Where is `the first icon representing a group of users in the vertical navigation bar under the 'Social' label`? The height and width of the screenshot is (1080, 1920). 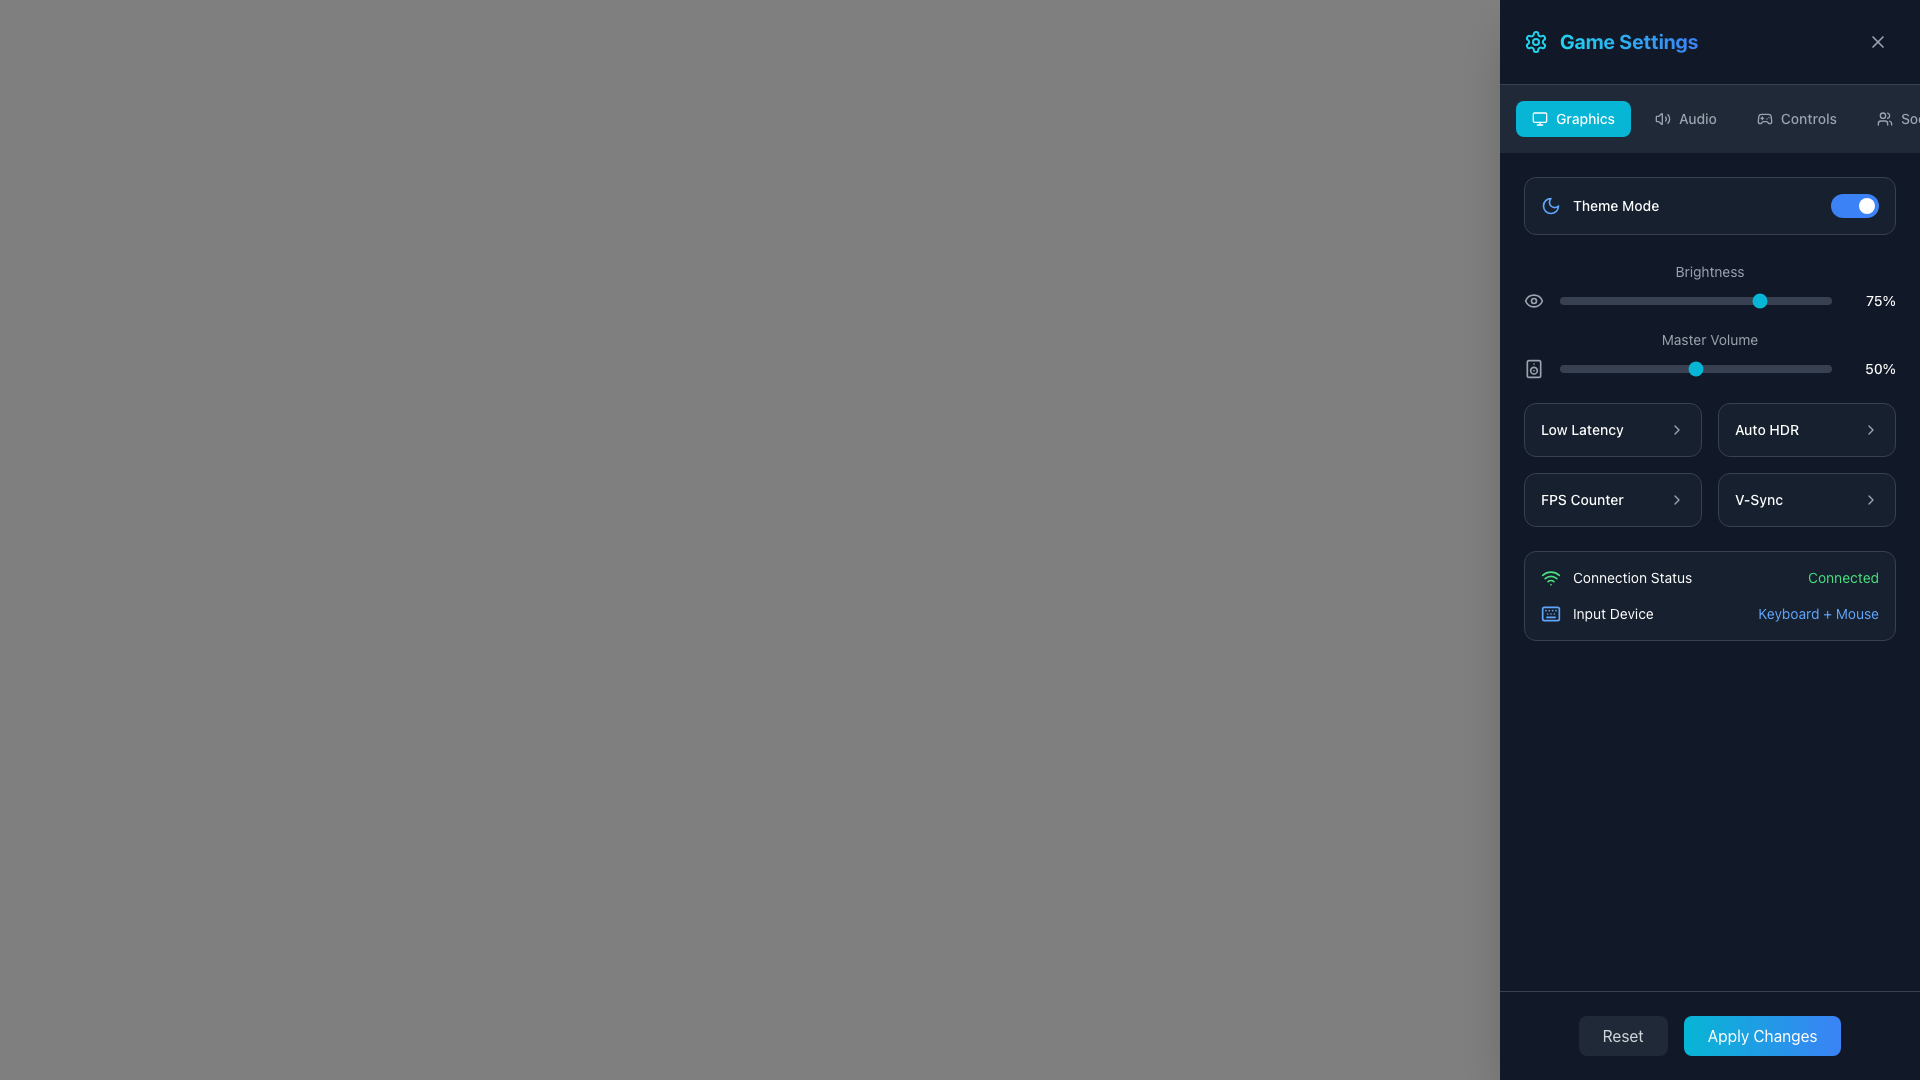
the first icon representing a group of users in the vertical navigation bar under the 'Social' label is located at coordinates (1883, 119).